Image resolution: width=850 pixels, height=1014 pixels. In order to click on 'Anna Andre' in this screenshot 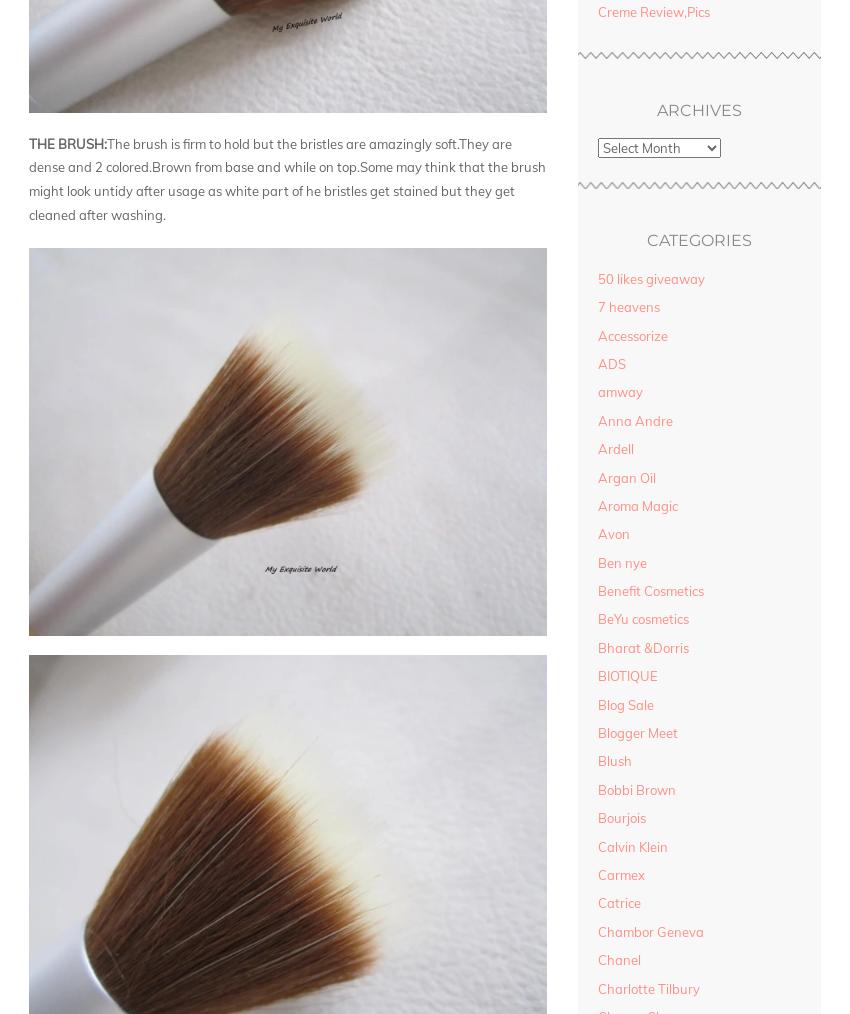, I will do `click(634, 418)`.